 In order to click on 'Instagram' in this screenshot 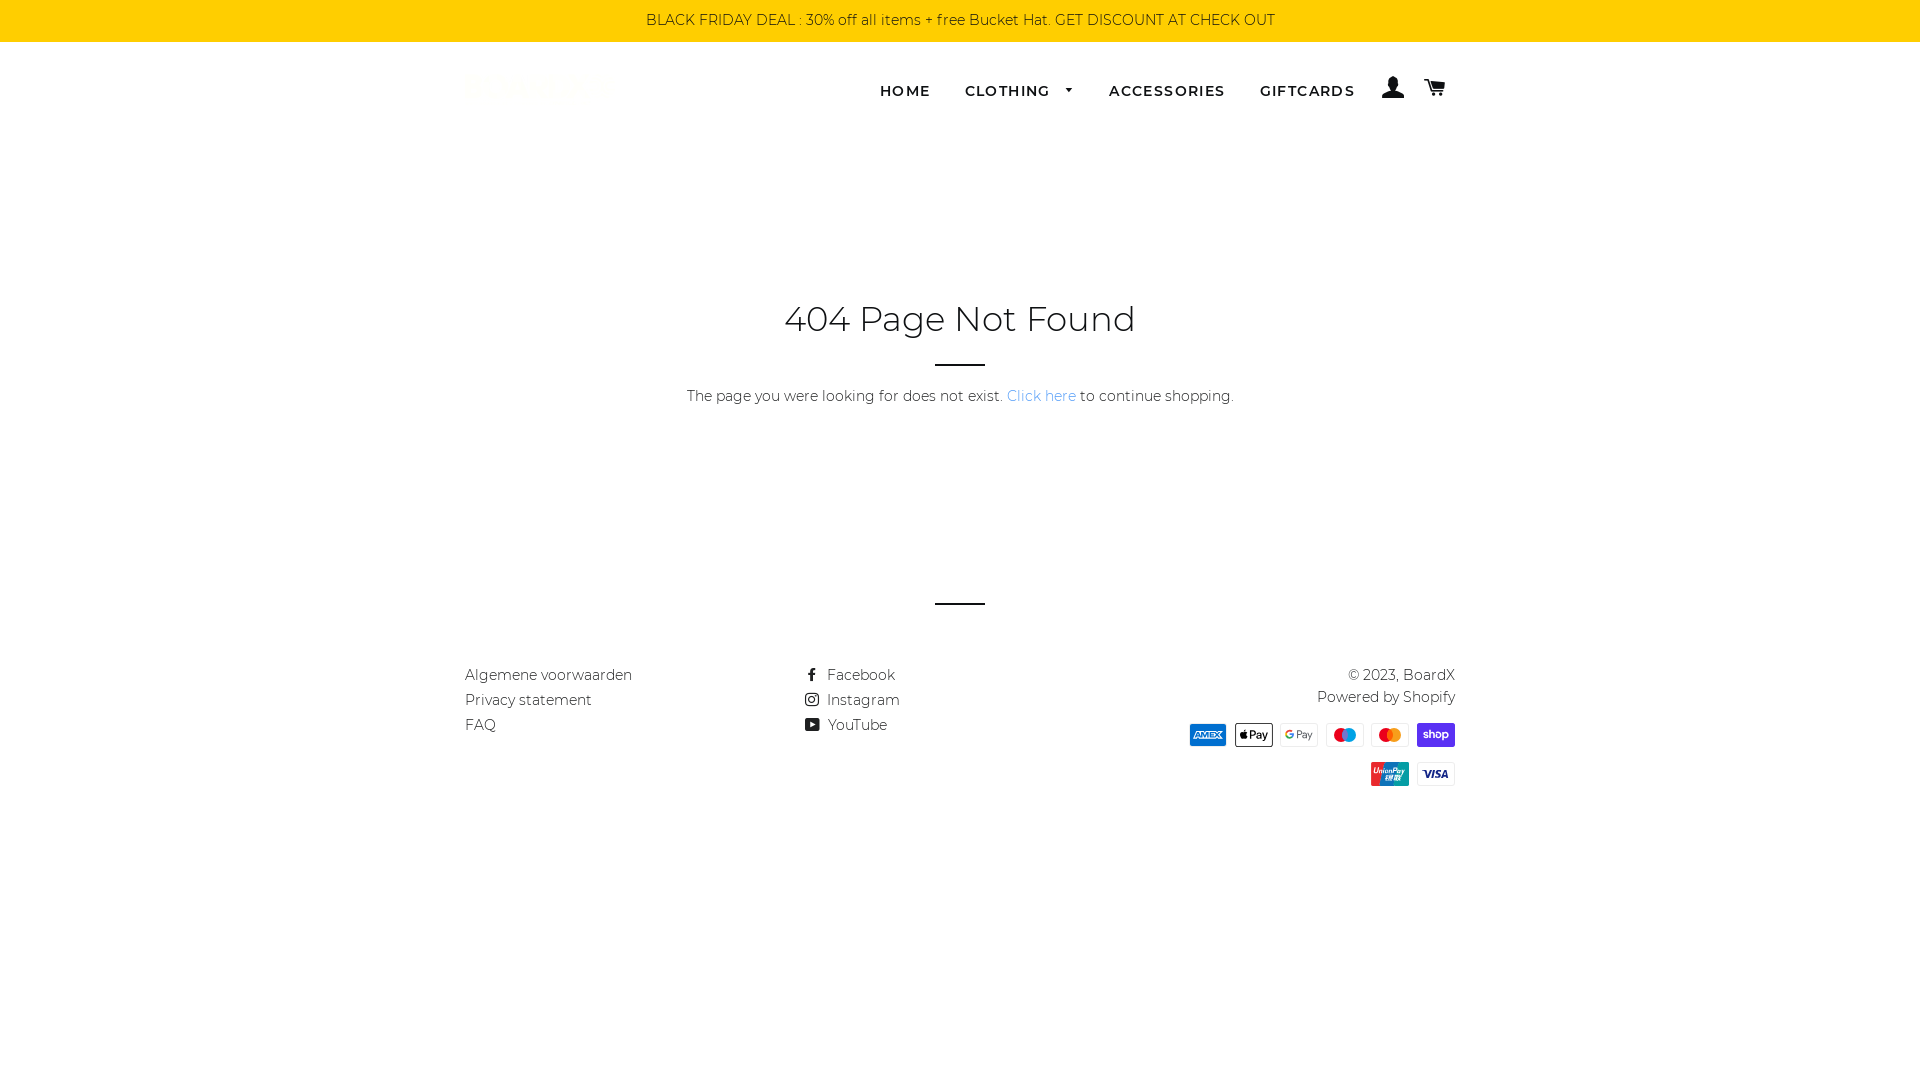, I will do `click(852, 698)`.